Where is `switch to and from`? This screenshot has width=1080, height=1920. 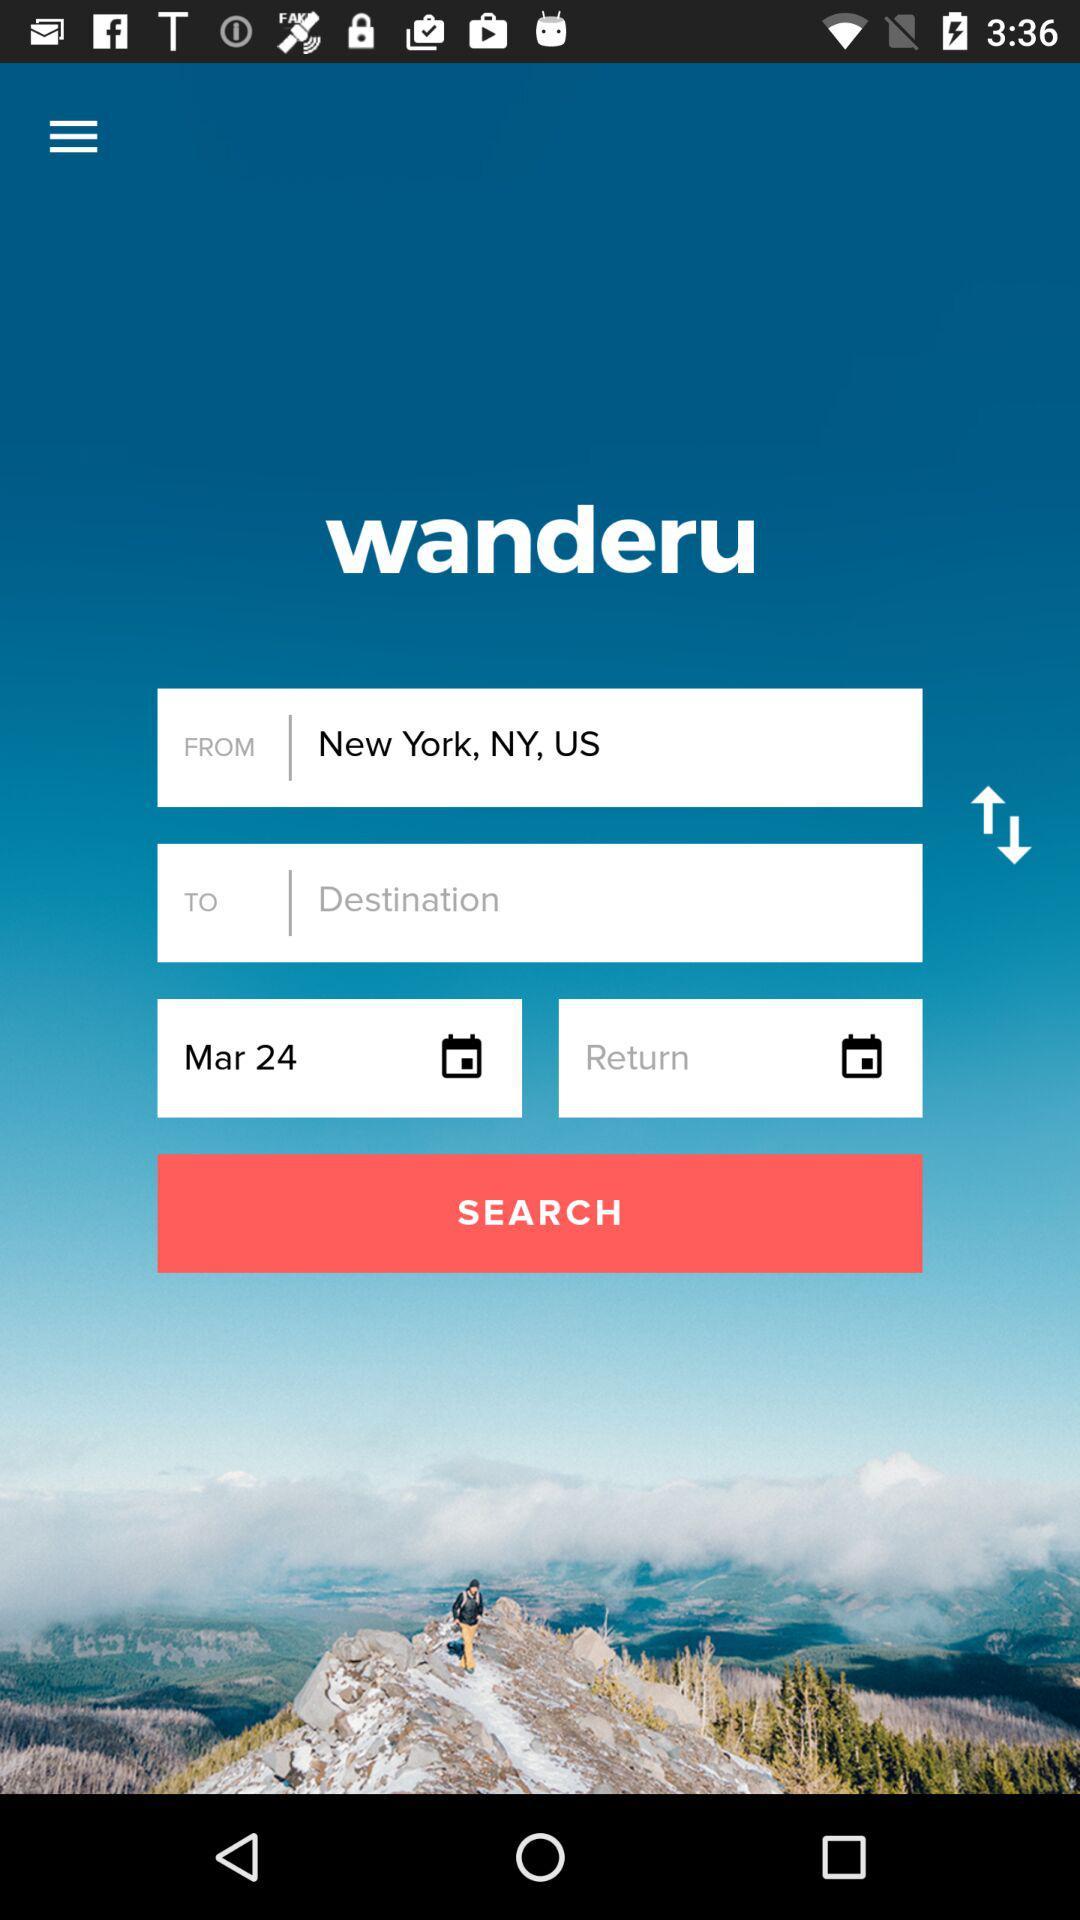 switch to and from is located at coordinates (1001, 825).